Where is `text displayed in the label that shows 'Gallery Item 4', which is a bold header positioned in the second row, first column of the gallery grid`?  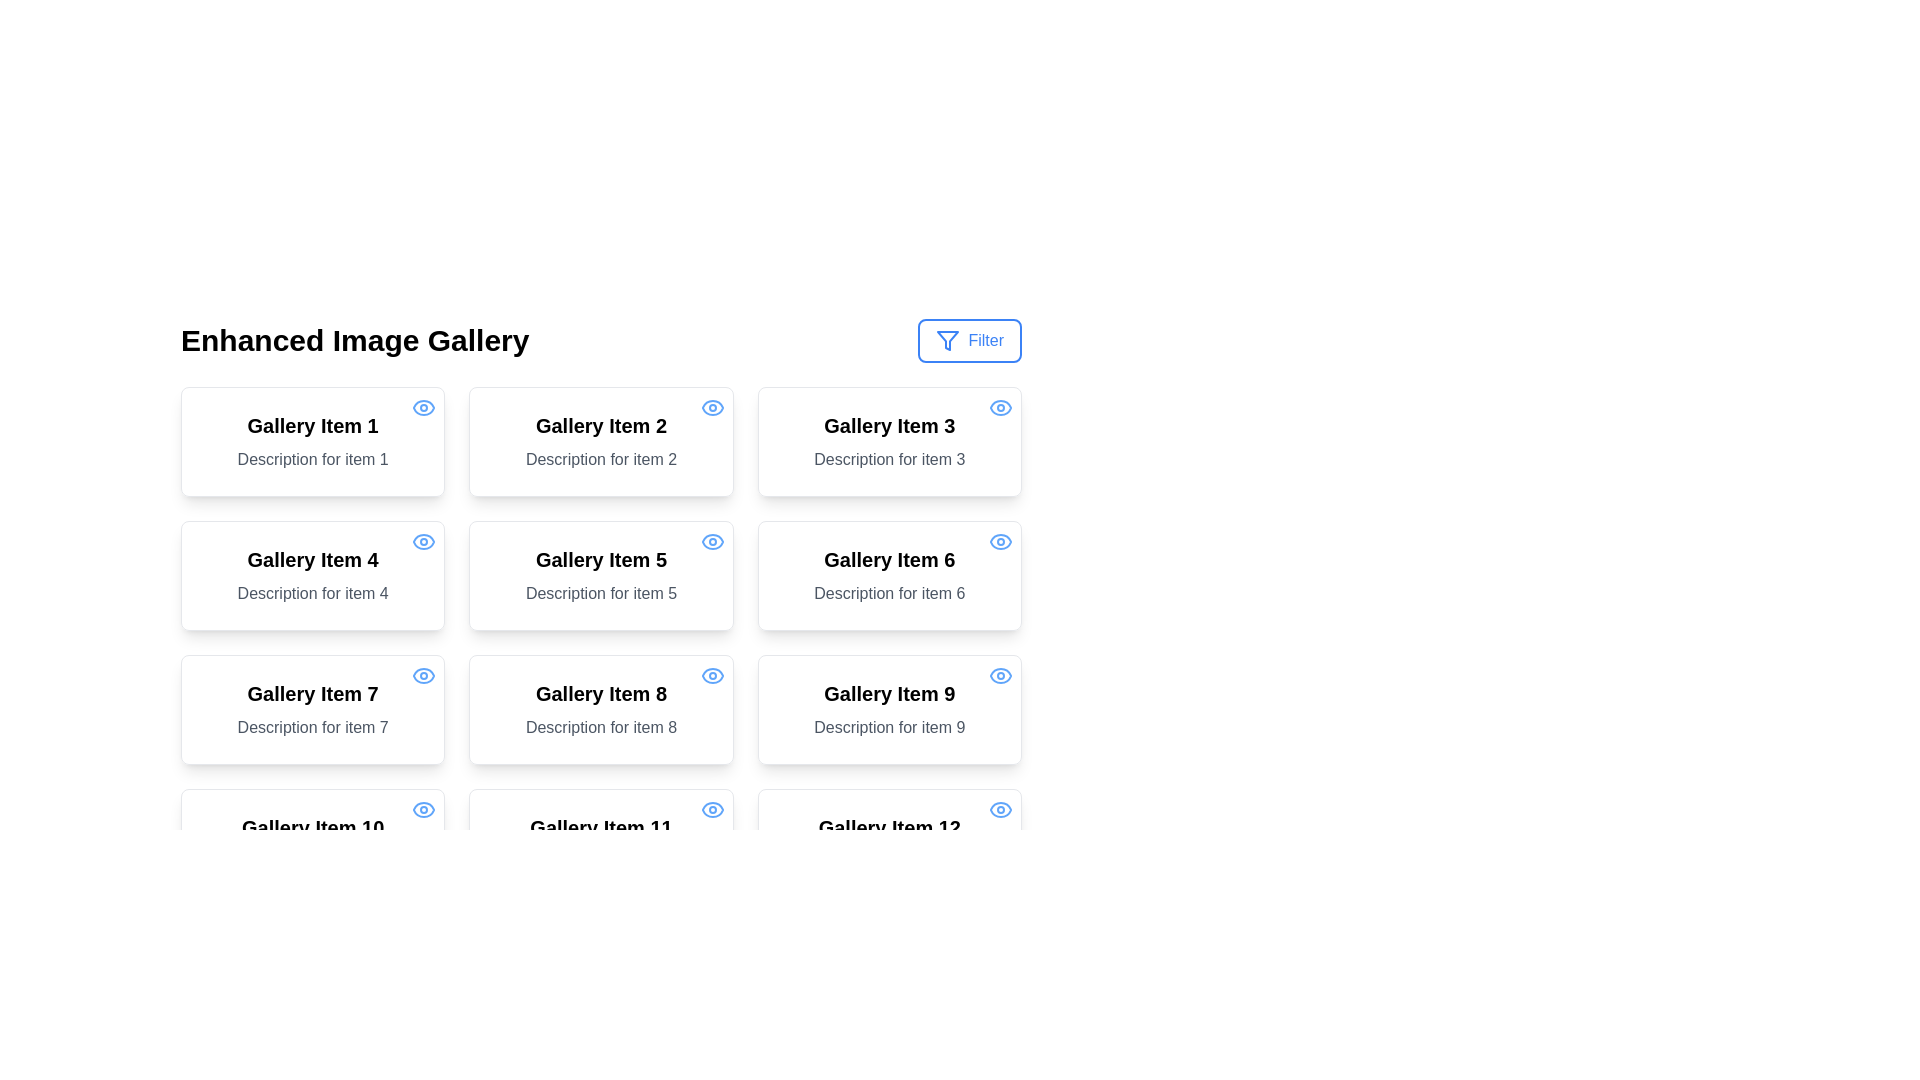 text displayed in the label that shows 'Gallery Item 4', which is a bold header positioned in the second row, first column of the gallery grid is located at coordinates (312, 559).